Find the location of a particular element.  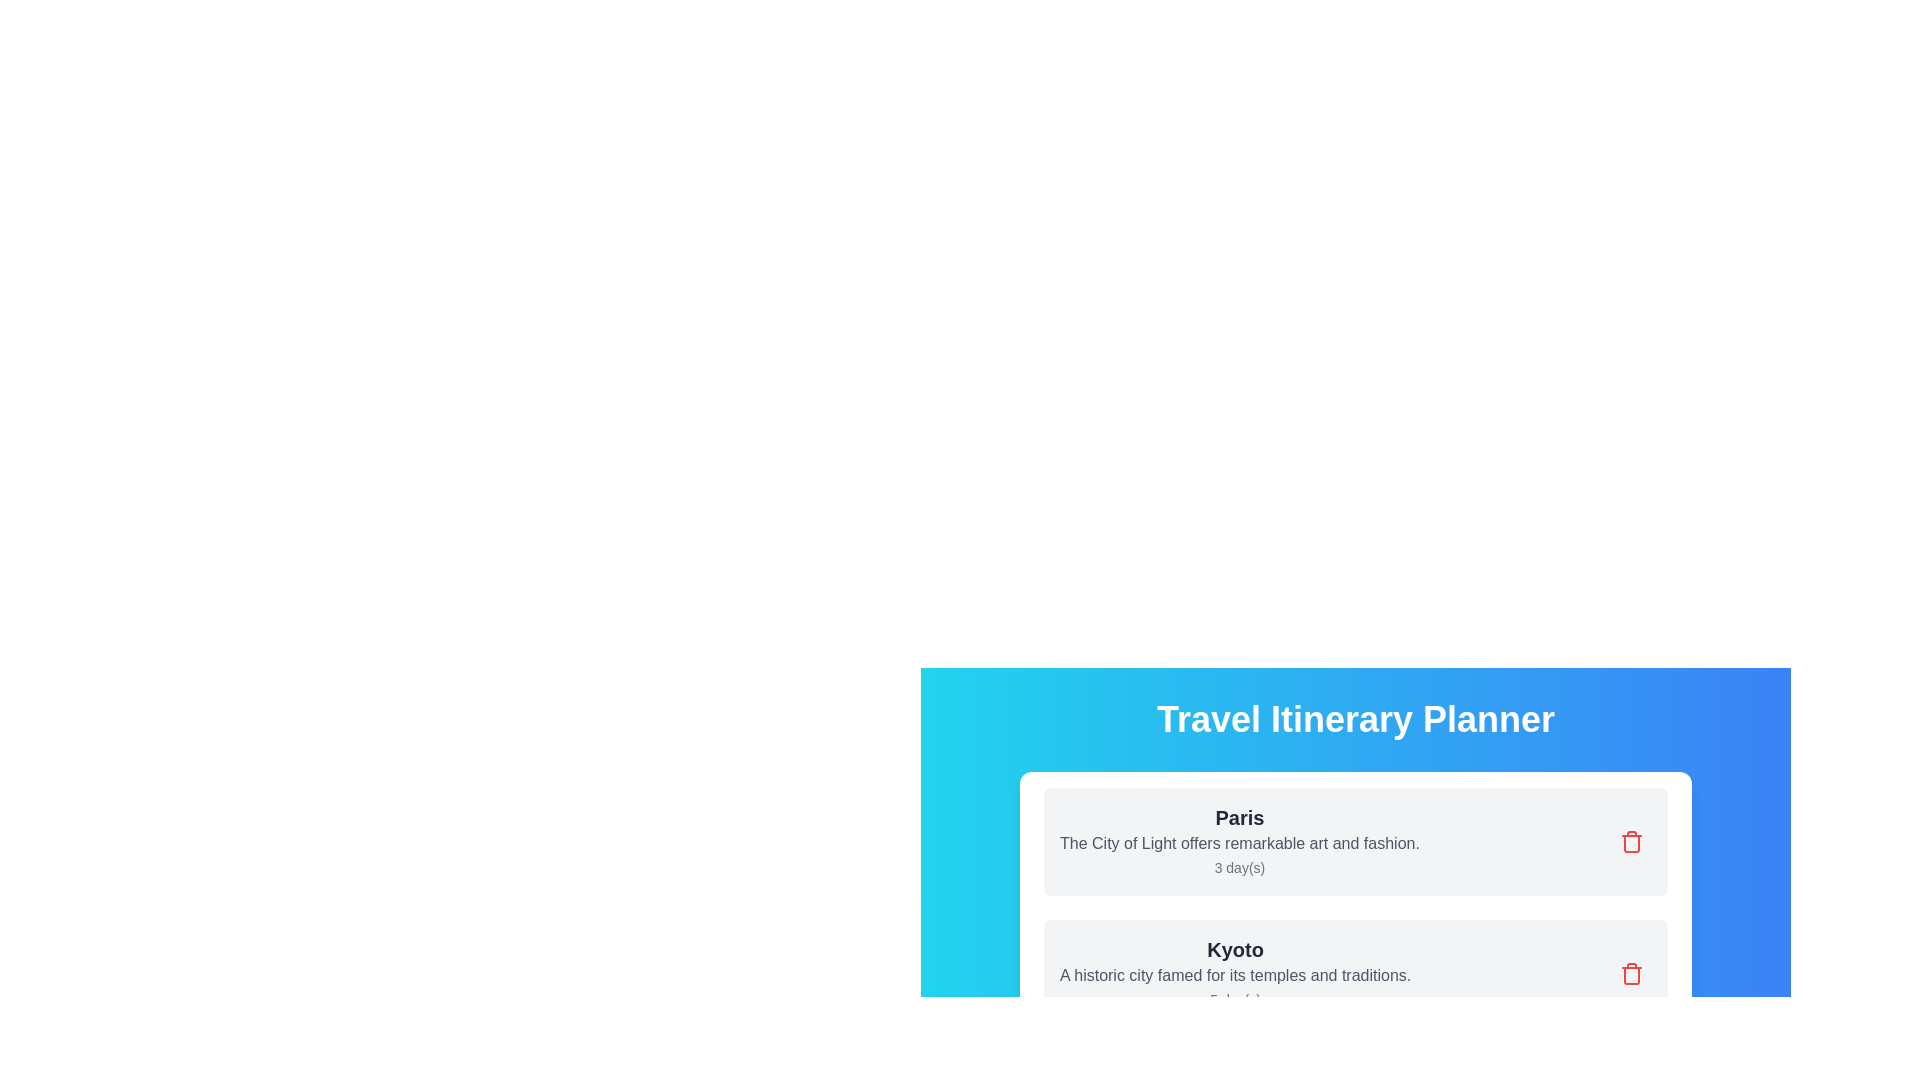

the Text label that prominently displays 'Paris' in a large, bold, dark gray font, located at the top of its card-like section is located at coordinates (1237, 817).